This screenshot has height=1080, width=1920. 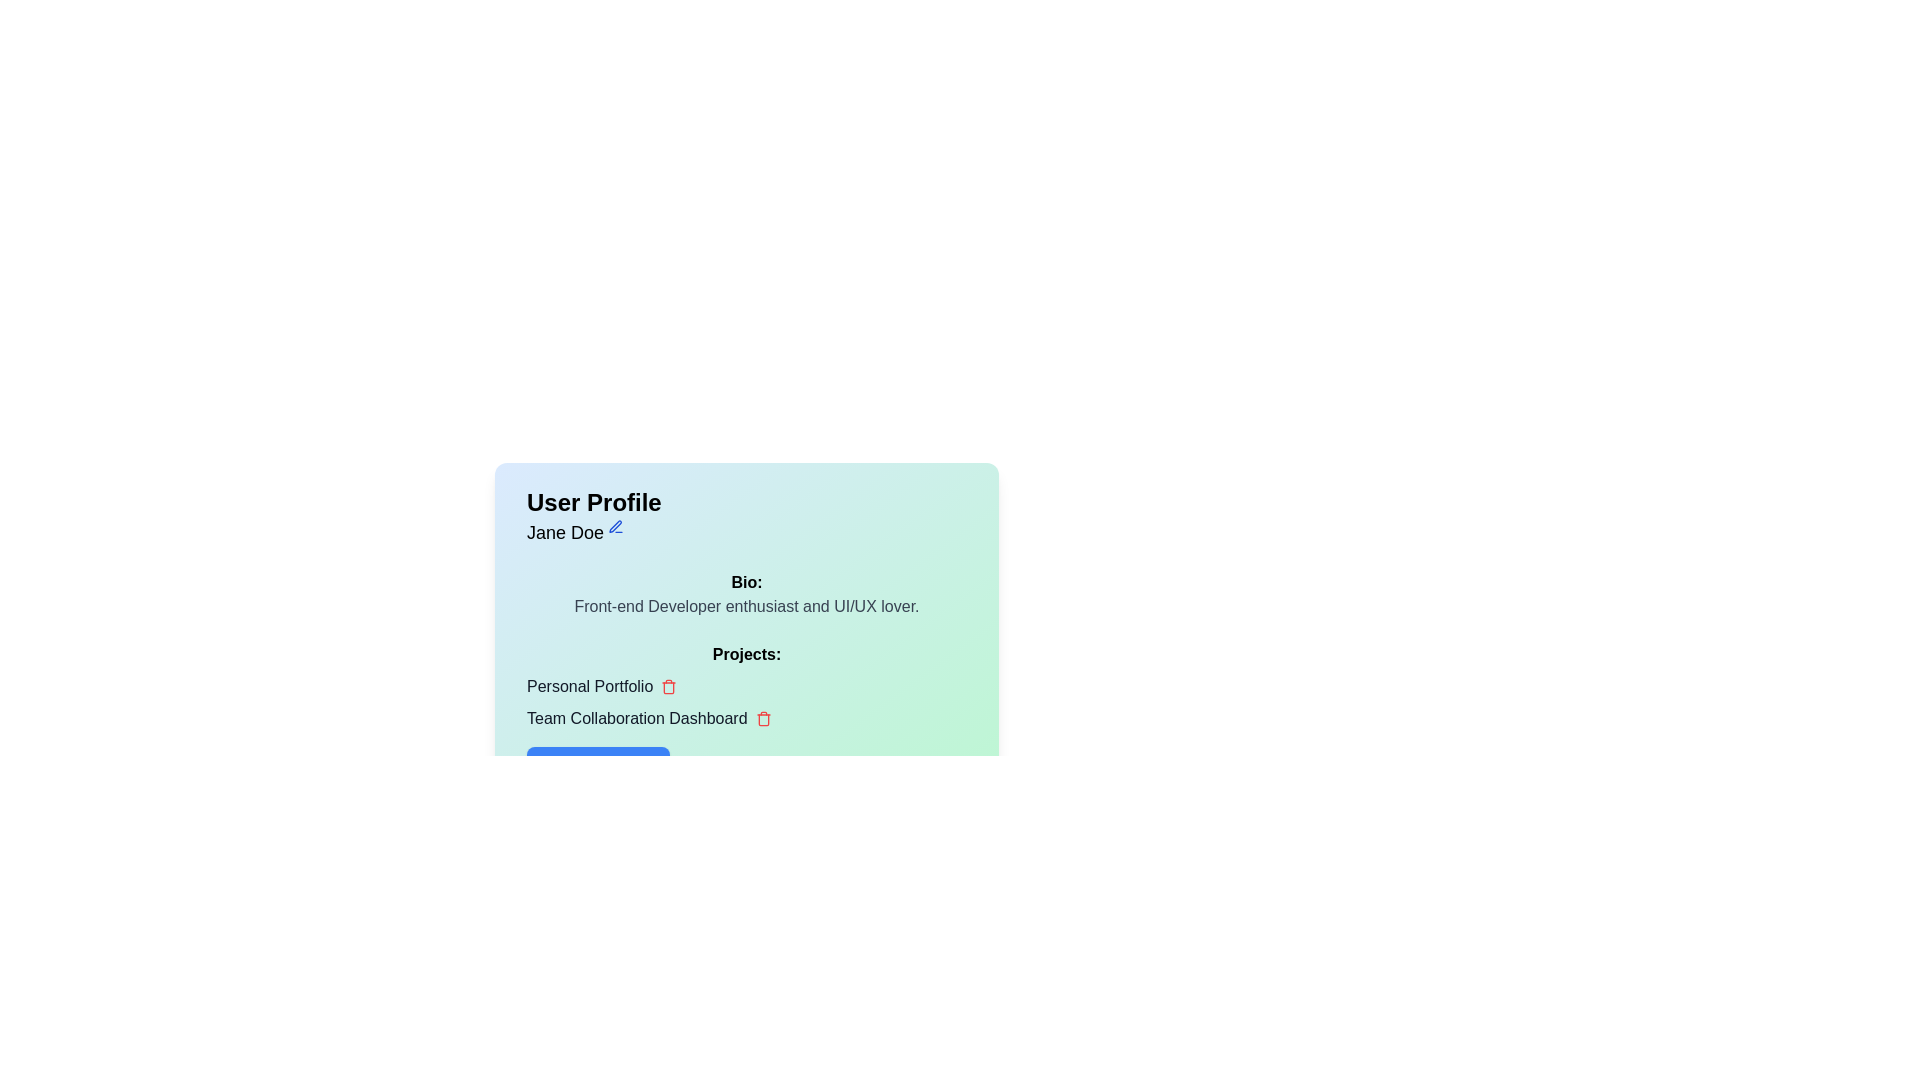 What do you see at coordinates (762, 717) in the screenshot?
I see `the trash bin icon button, which is red and indicates a delete action, located to the right of the text 'Team Collaboration Dashboard'` at bounding box center [762, 717].